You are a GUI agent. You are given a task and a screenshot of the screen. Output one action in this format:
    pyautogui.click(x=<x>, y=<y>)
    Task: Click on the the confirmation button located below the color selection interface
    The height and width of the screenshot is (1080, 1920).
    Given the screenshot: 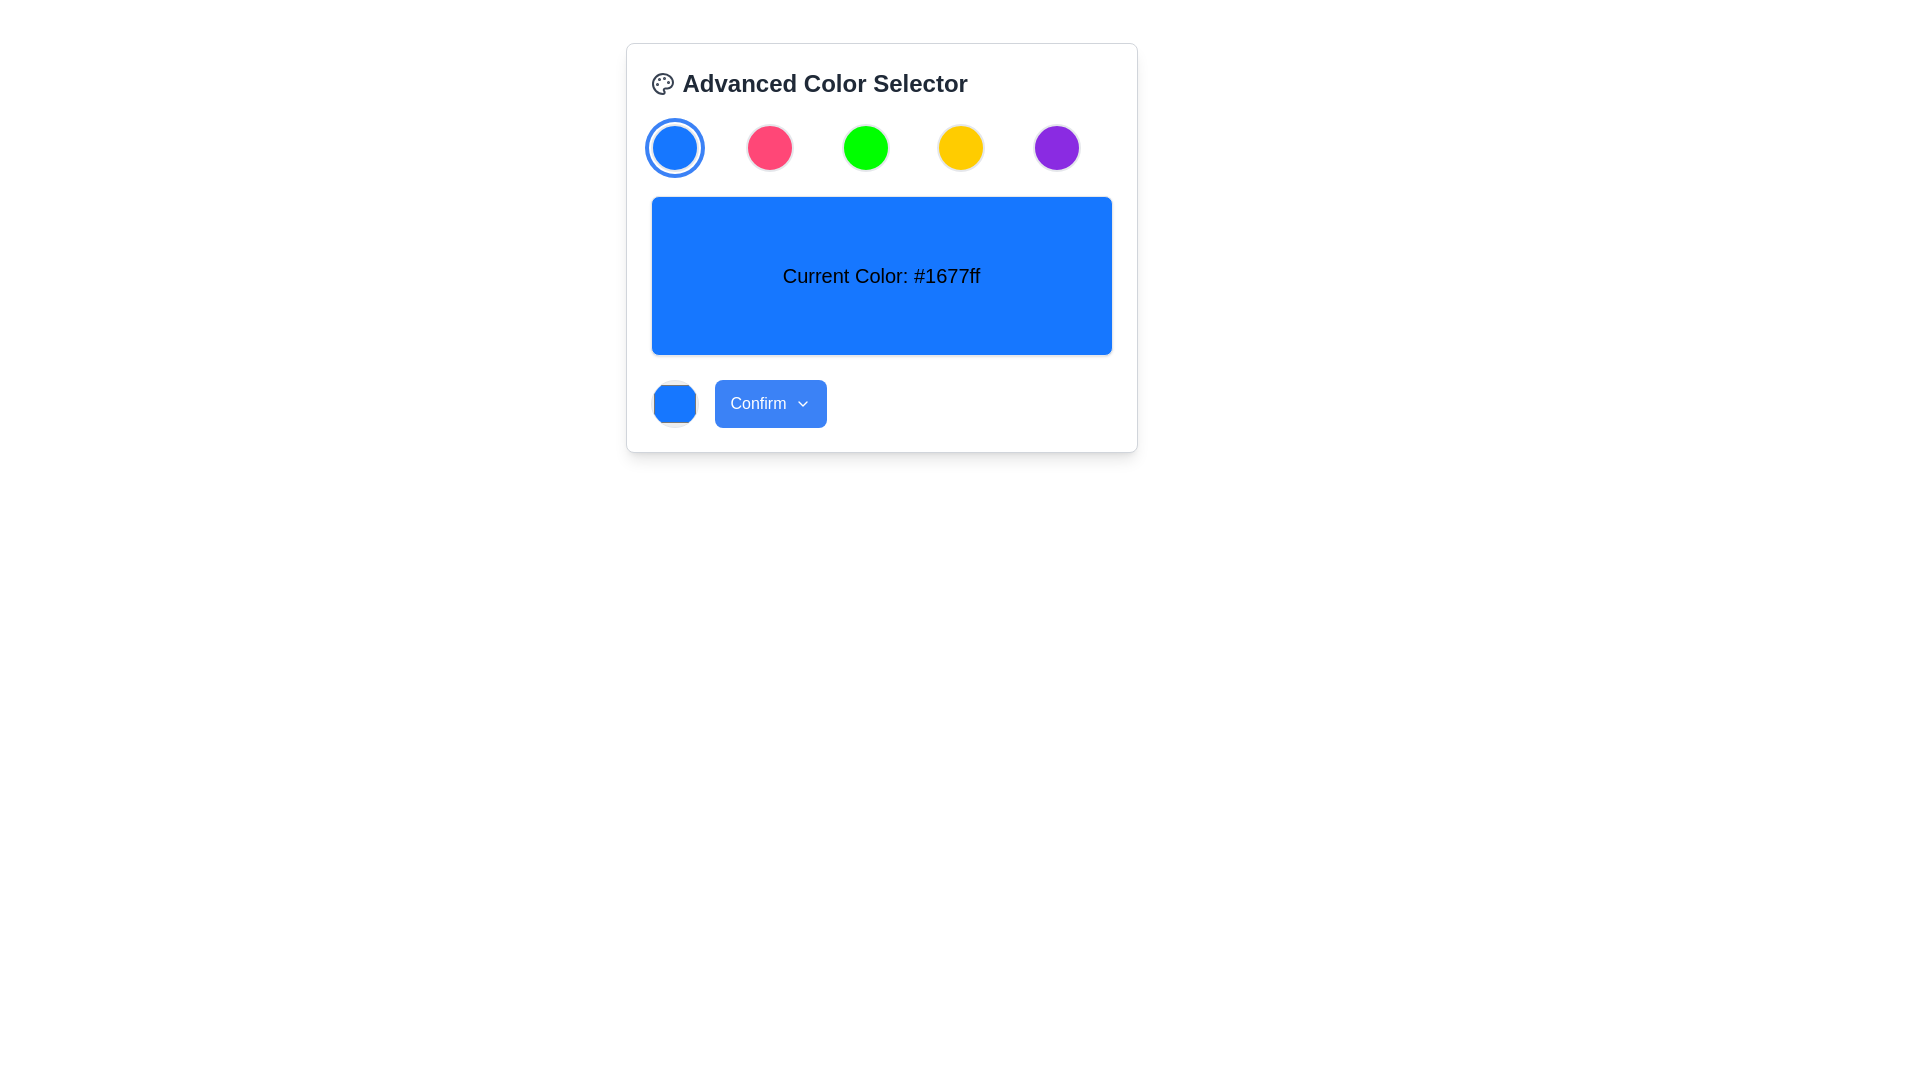 What is the action you would take?
    pyautogui.click(x=769, y=404)
    